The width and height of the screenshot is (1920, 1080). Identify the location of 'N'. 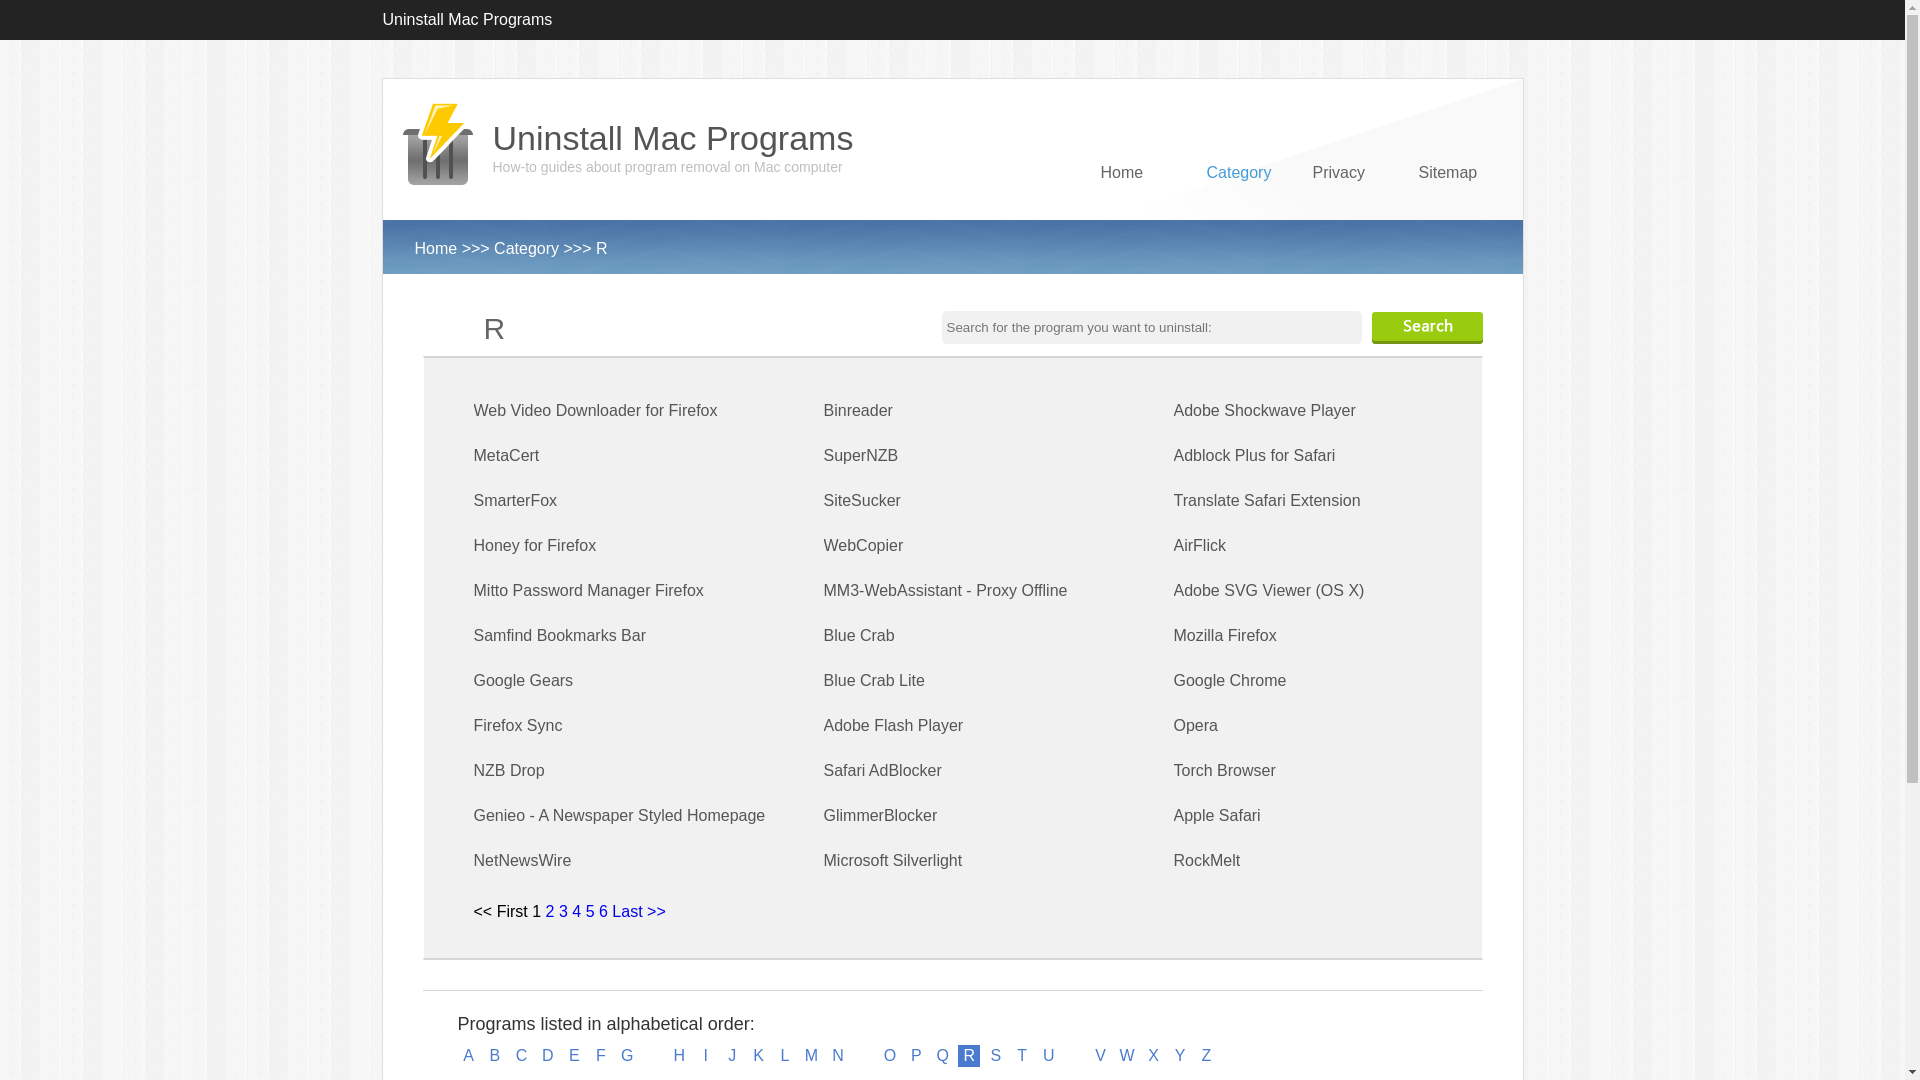
(838, 1055).